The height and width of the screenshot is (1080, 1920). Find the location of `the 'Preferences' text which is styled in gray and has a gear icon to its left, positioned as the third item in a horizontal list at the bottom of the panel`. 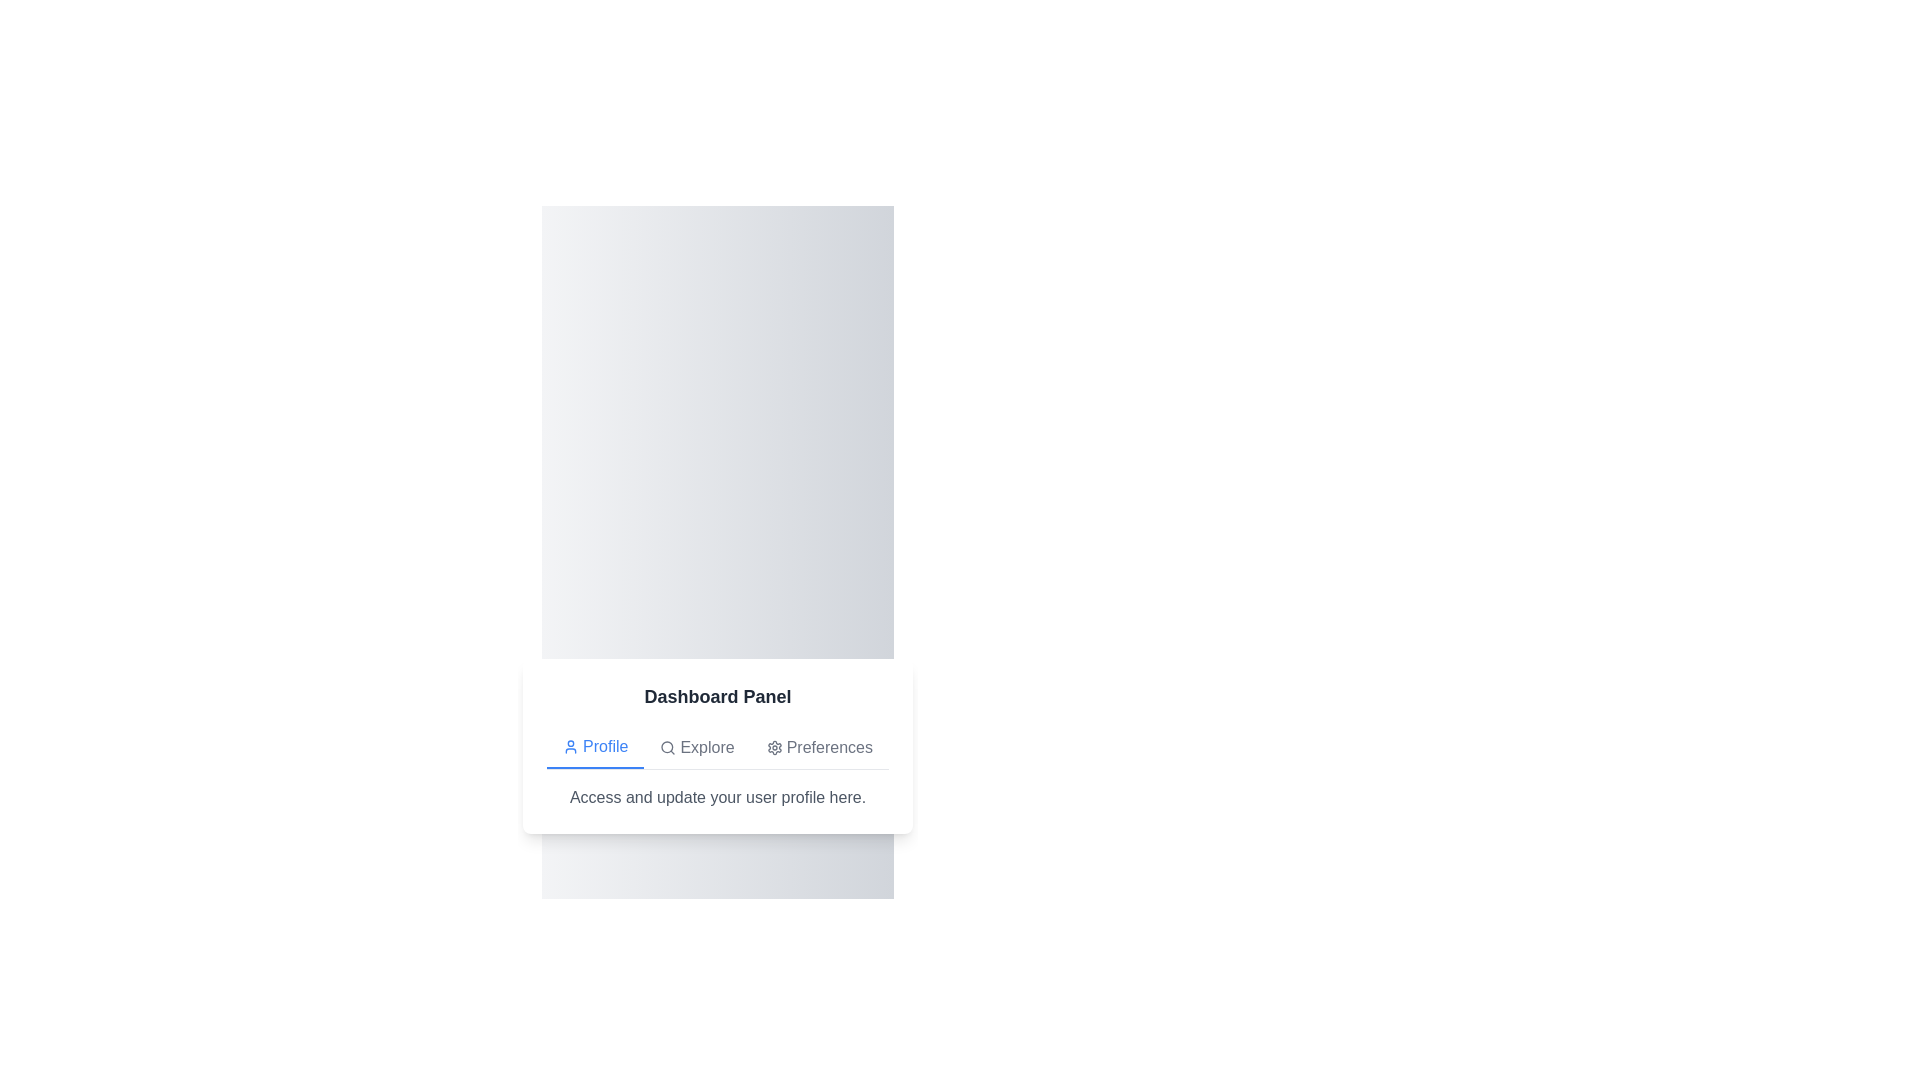

the 'Preferences' text which is styled in gray and has a gear icon to its left, positioned as the third item in a horizontal list at the bottom of the panel is located at coordinates (819, 747).